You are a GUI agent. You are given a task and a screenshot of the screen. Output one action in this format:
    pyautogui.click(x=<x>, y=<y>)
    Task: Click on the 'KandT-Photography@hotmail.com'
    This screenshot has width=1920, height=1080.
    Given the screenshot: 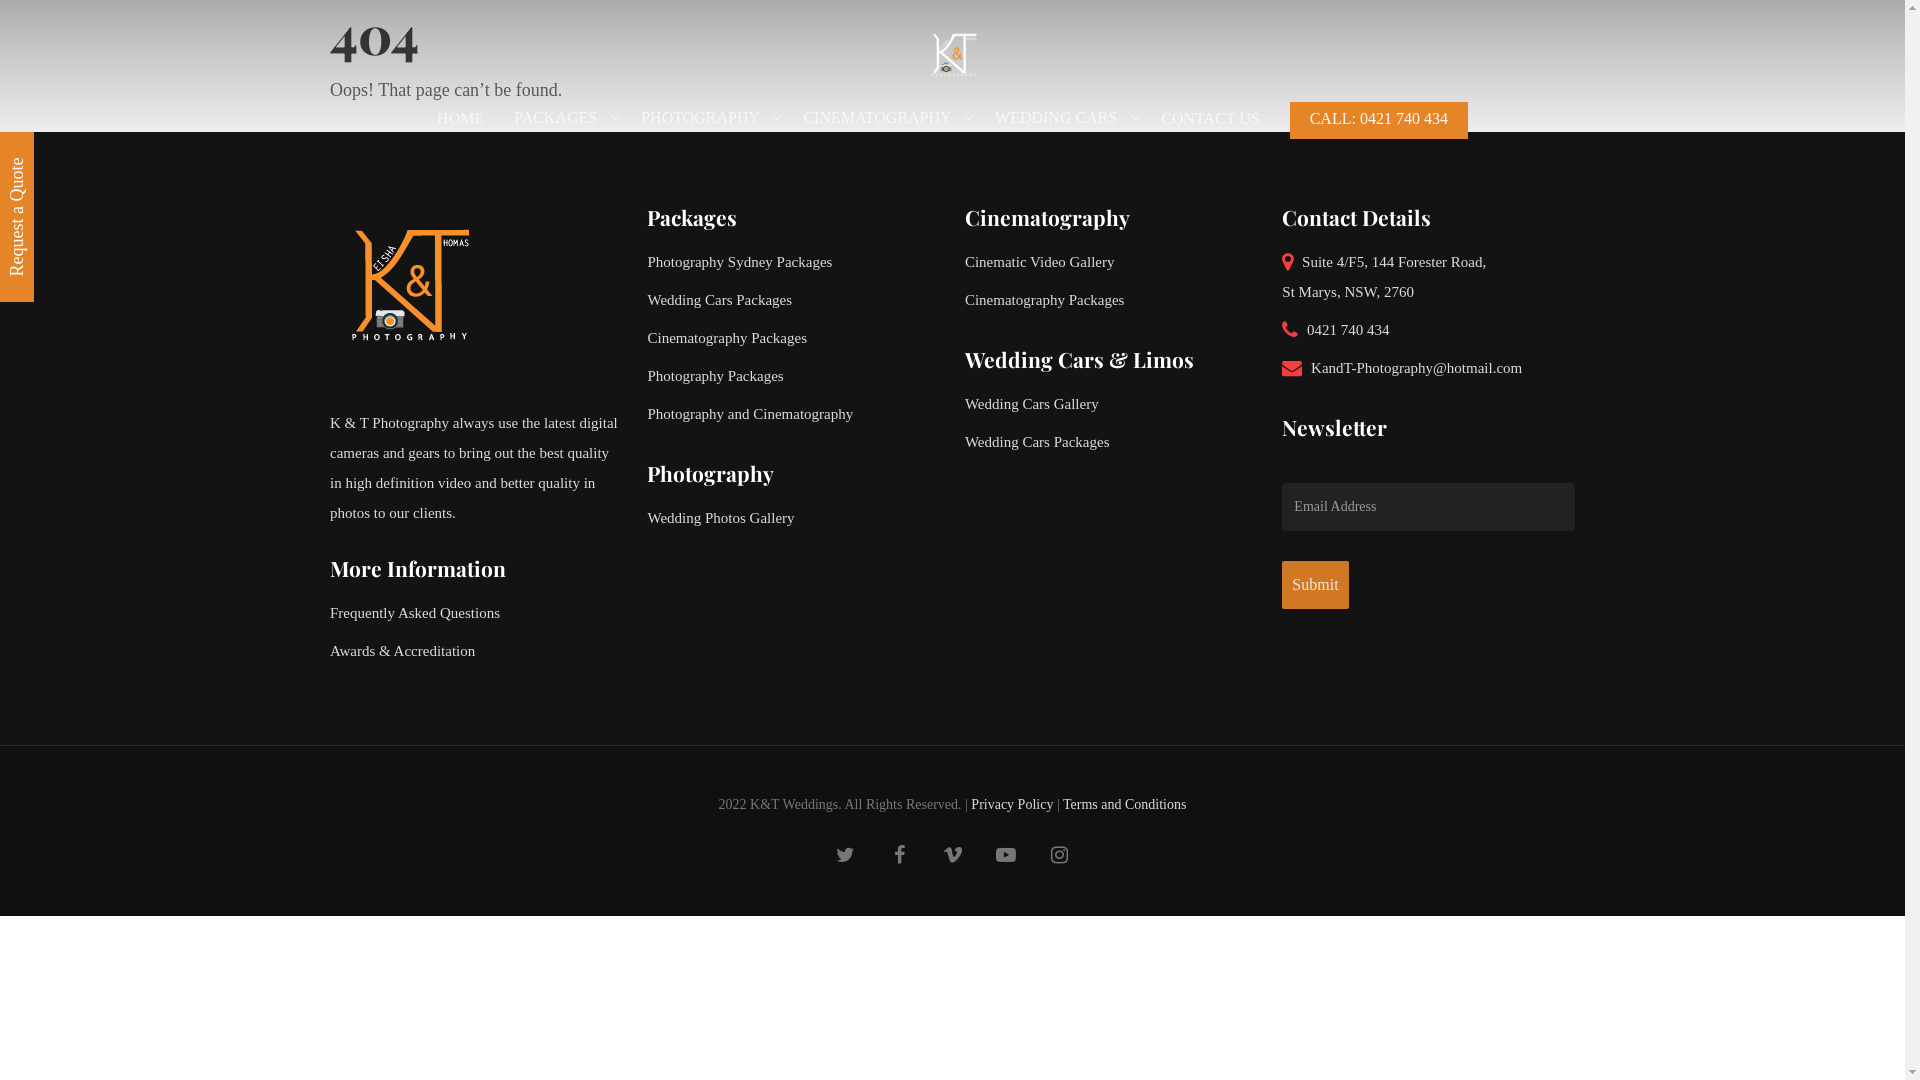 What is the action you would take?
    pyautogui.click(x=1427, y=367)
    